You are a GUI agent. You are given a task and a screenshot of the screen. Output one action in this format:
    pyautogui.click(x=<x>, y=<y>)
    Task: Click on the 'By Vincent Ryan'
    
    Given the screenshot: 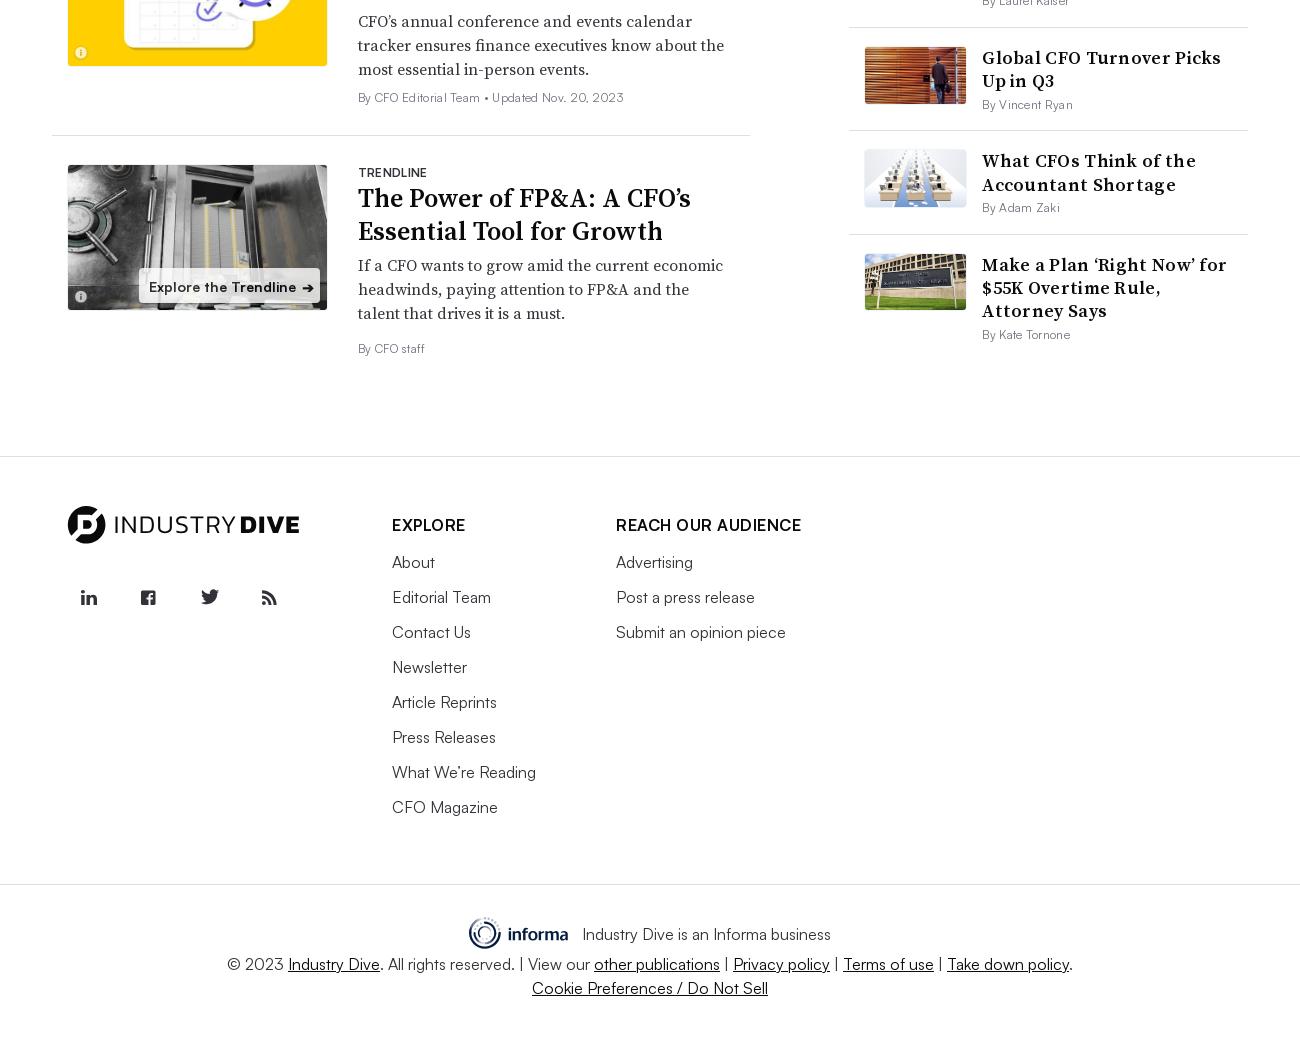 What is the action you would take?
    pyautogui.click(x=1026, y=103)
    